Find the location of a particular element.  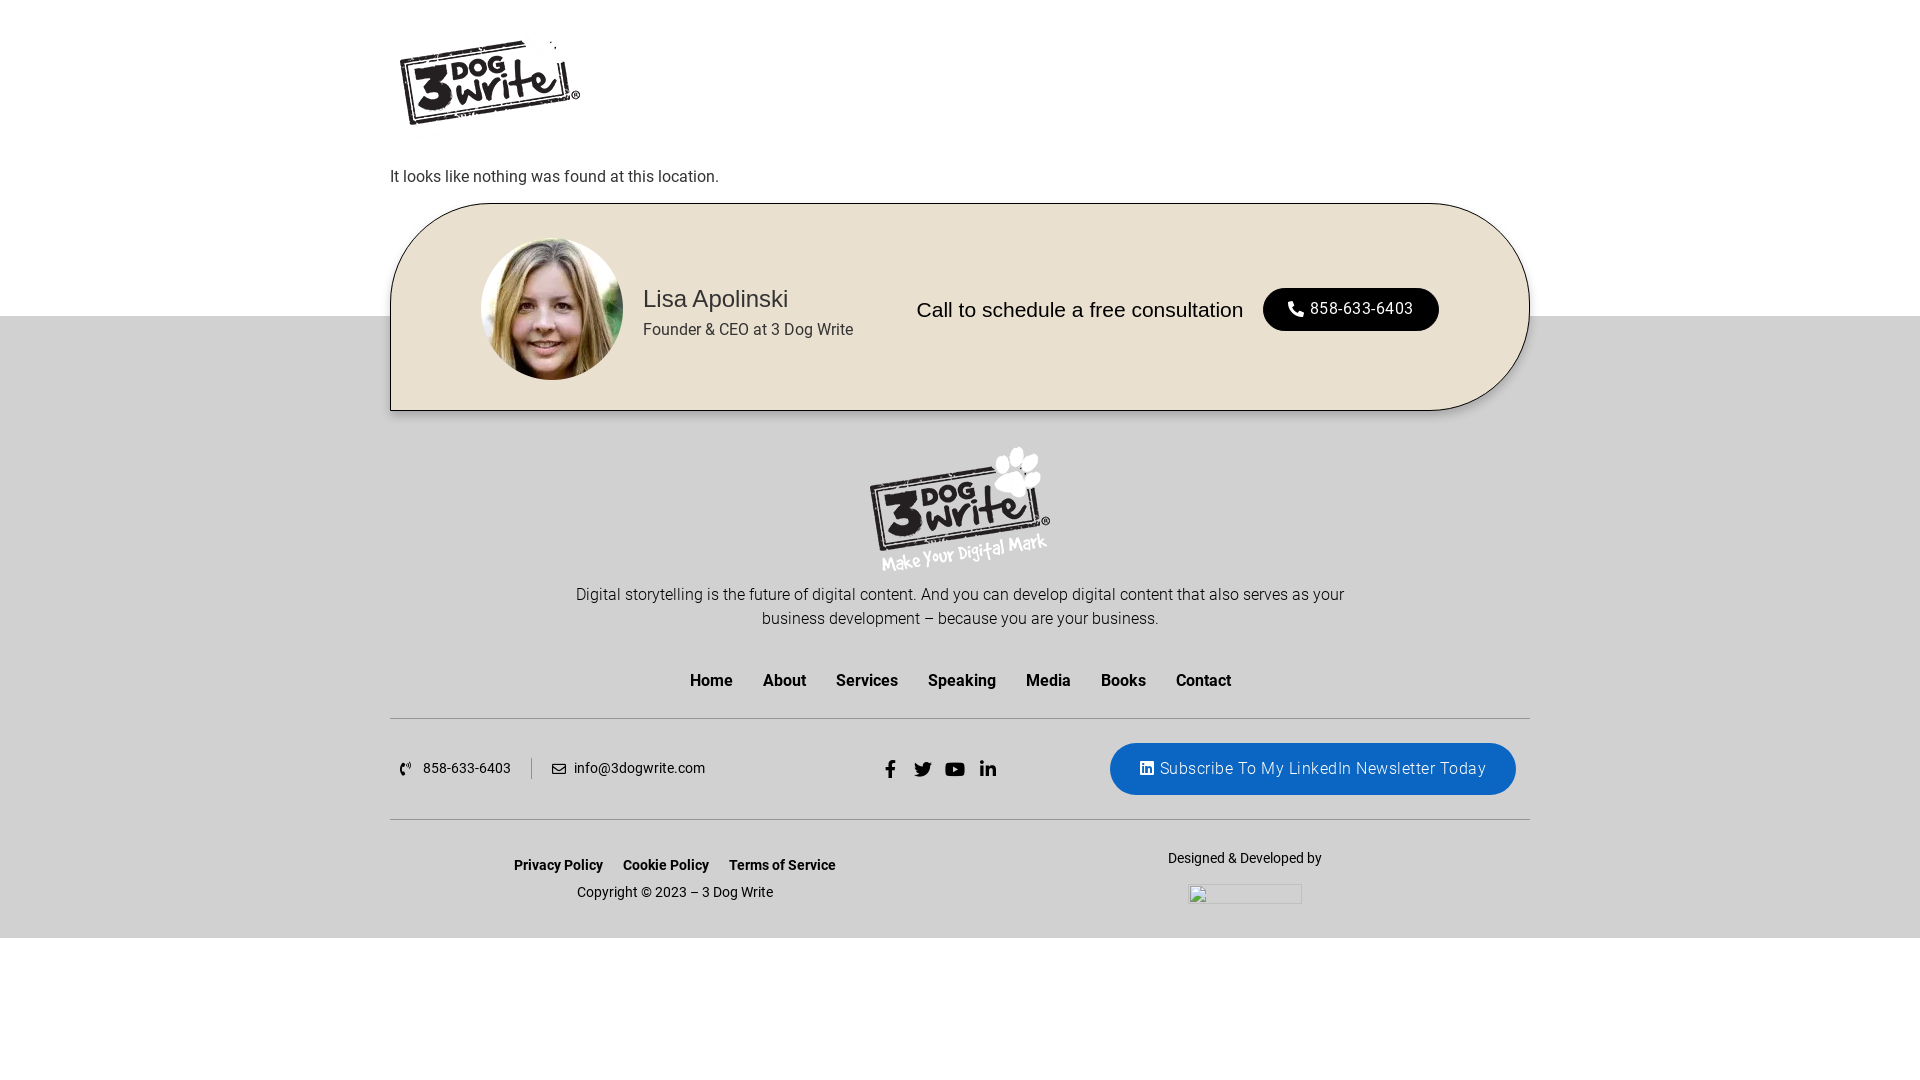

'Cookie Policy' is located at coordinates (666, 863).